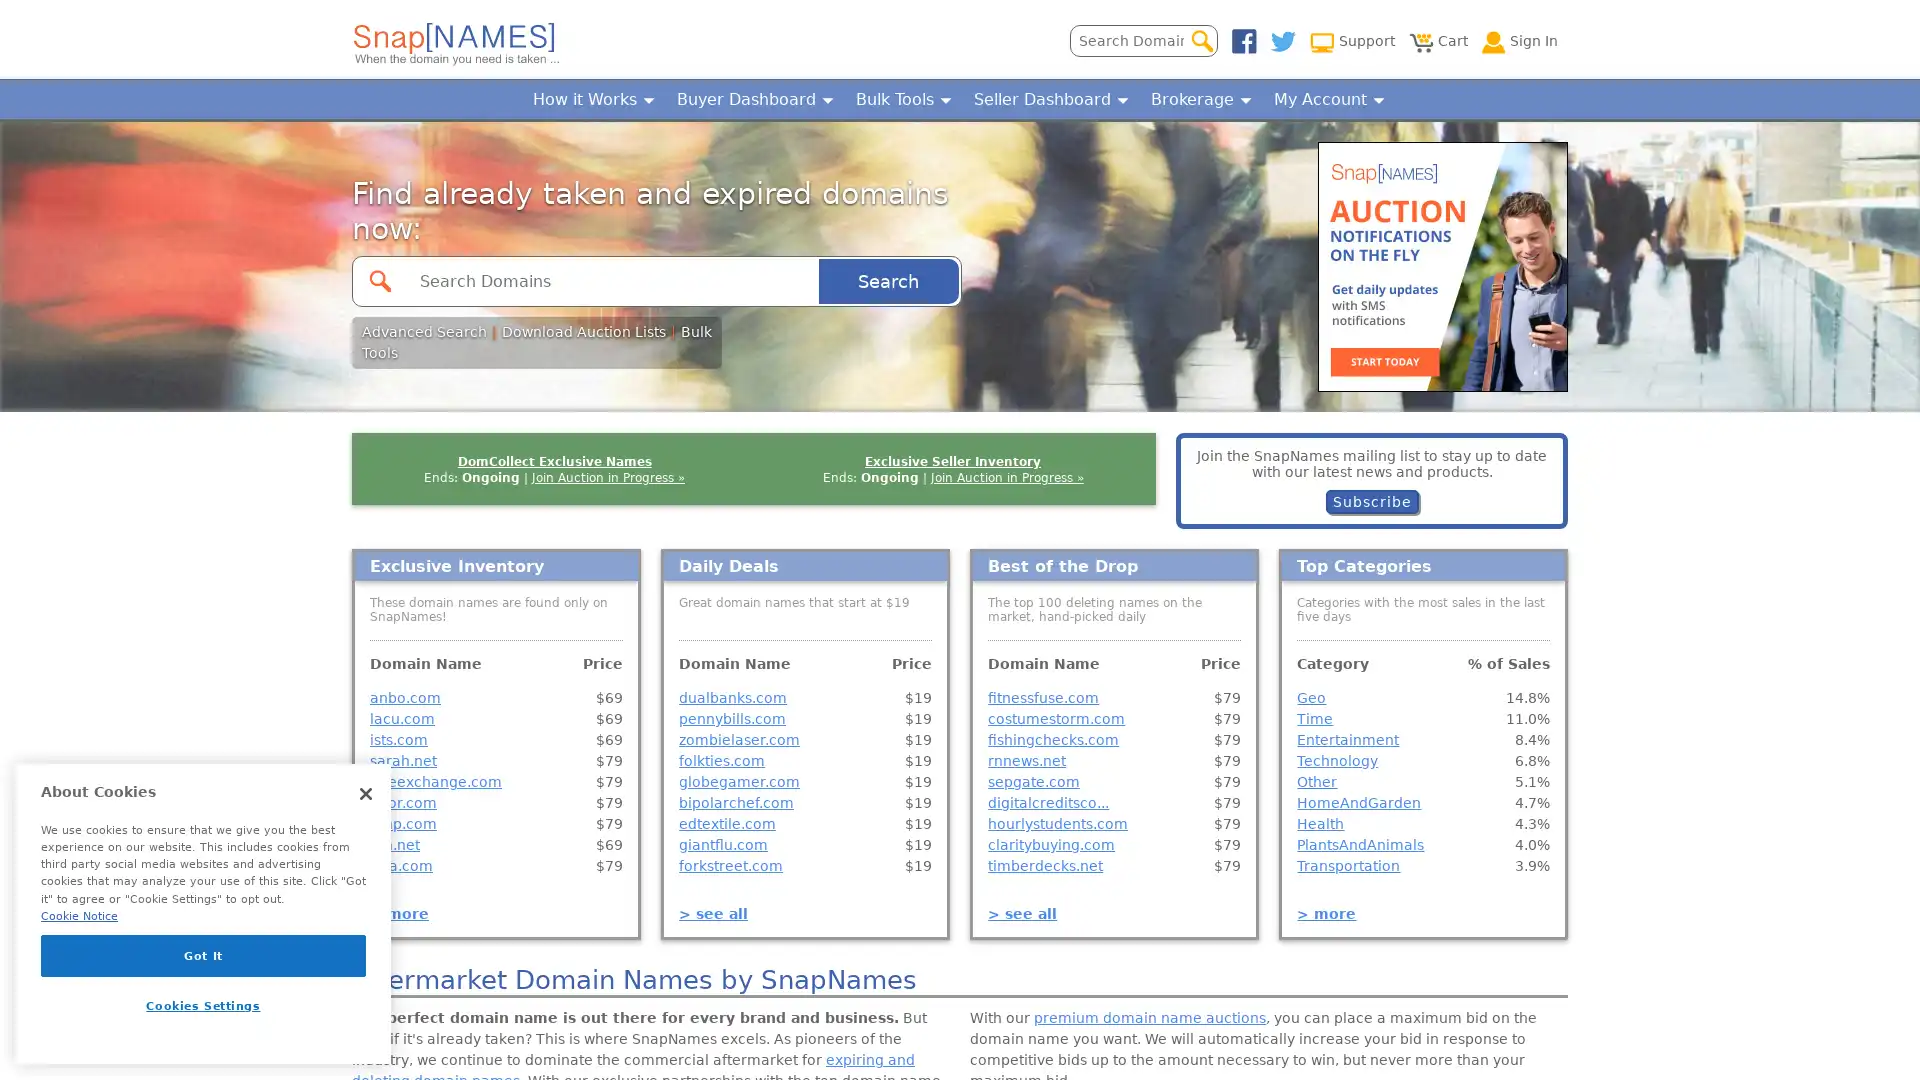 This screenshot has width=1920, height=1080. I want to click on Cookies Settings, so click(203, 1005).